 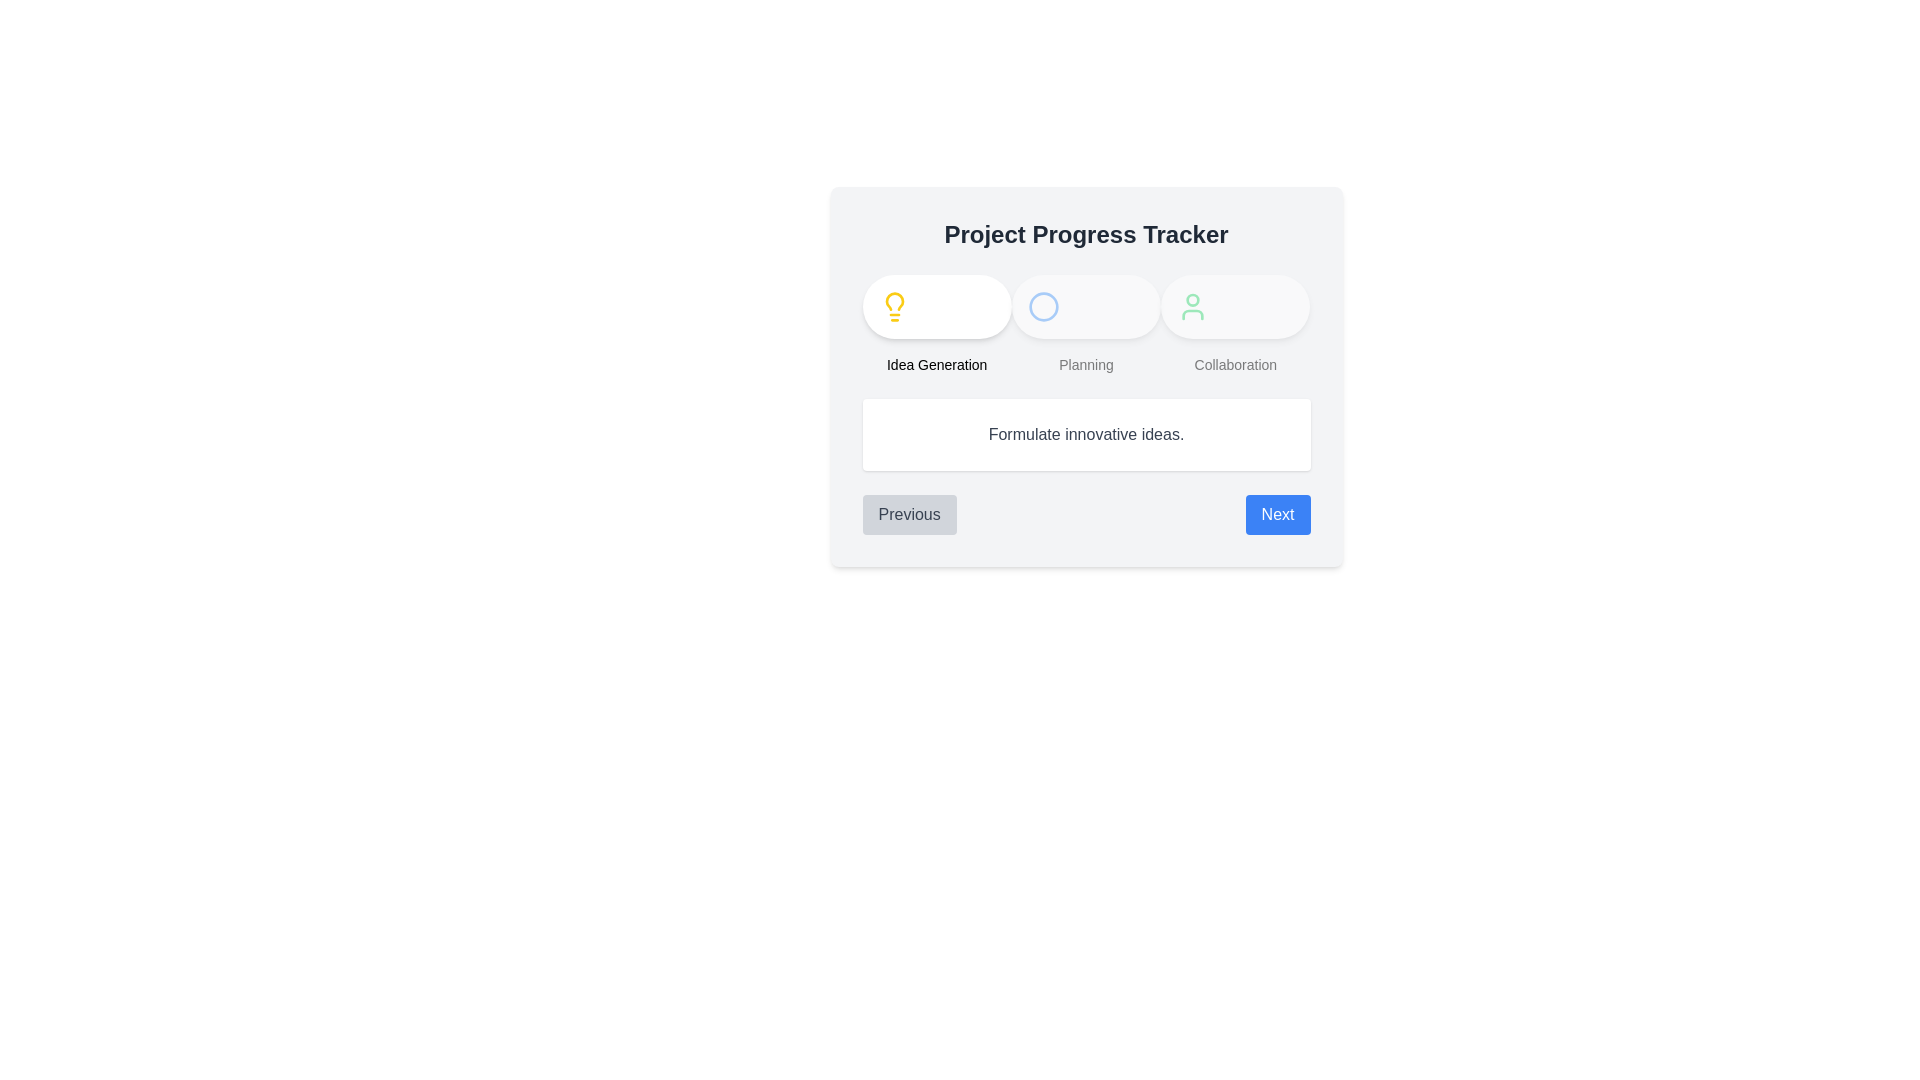 I want to click on the 'Next' button to navigate to the next step, so click(x=1276, y=514).